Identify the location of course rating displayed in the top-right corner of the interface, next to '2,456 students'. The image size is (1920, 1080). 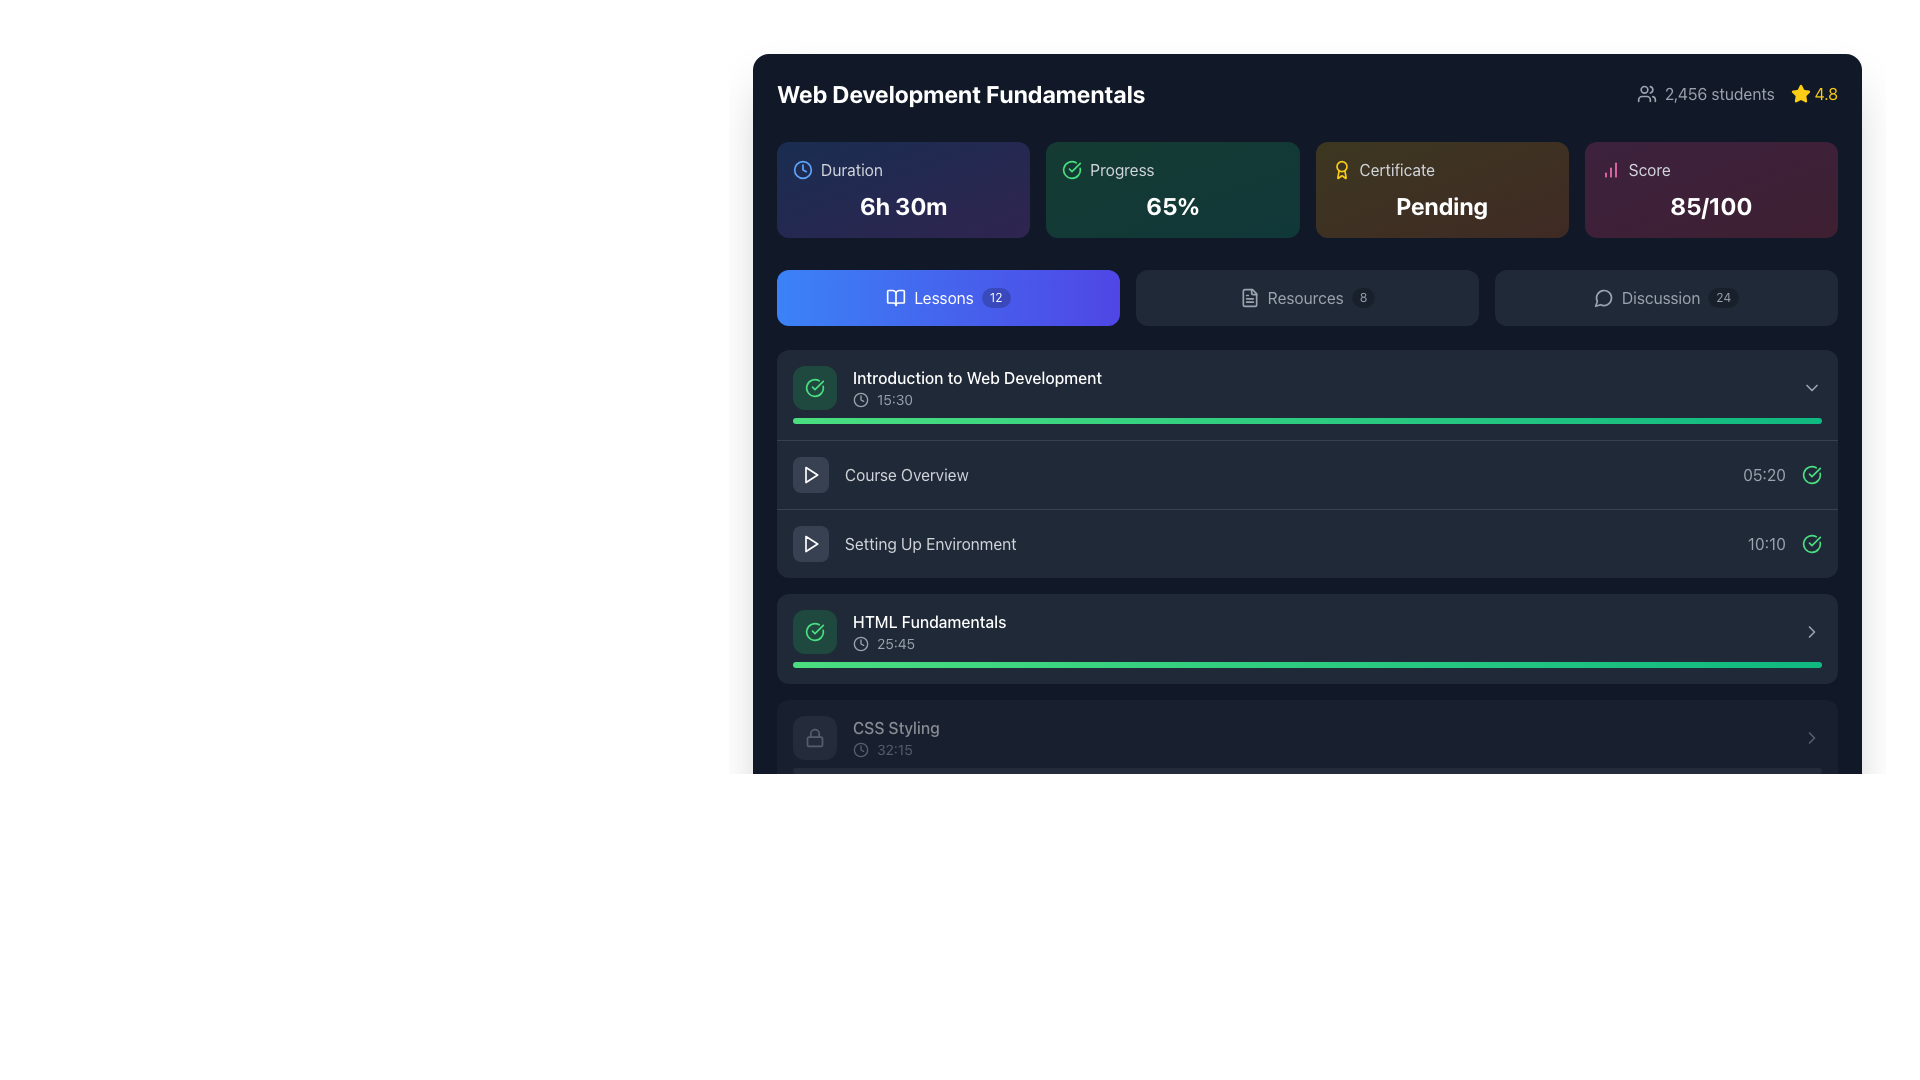
(1814, 93).